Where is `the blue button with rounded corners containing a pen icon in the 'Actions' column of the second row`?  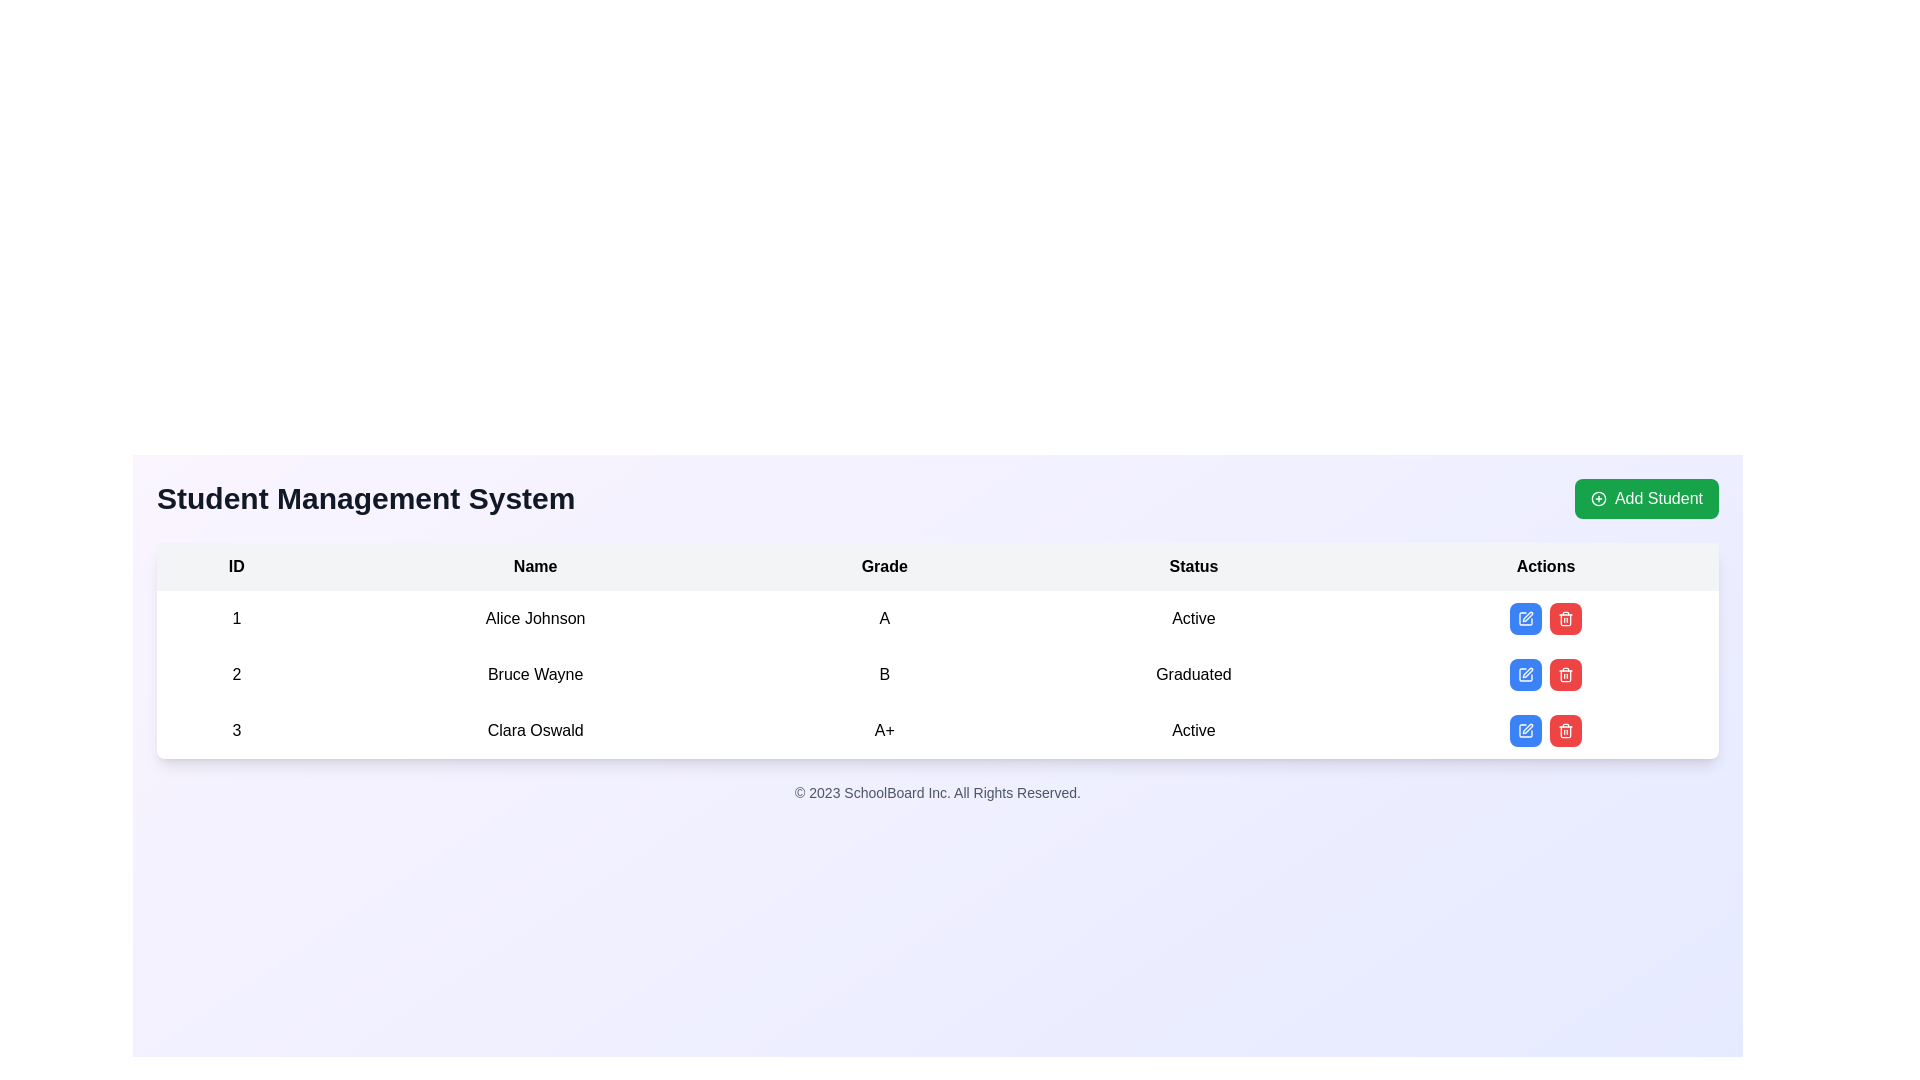 the blue button with rounded corners containing a pen icon in the 'Actions' column of the second row is located at coordinates (1525, 675).